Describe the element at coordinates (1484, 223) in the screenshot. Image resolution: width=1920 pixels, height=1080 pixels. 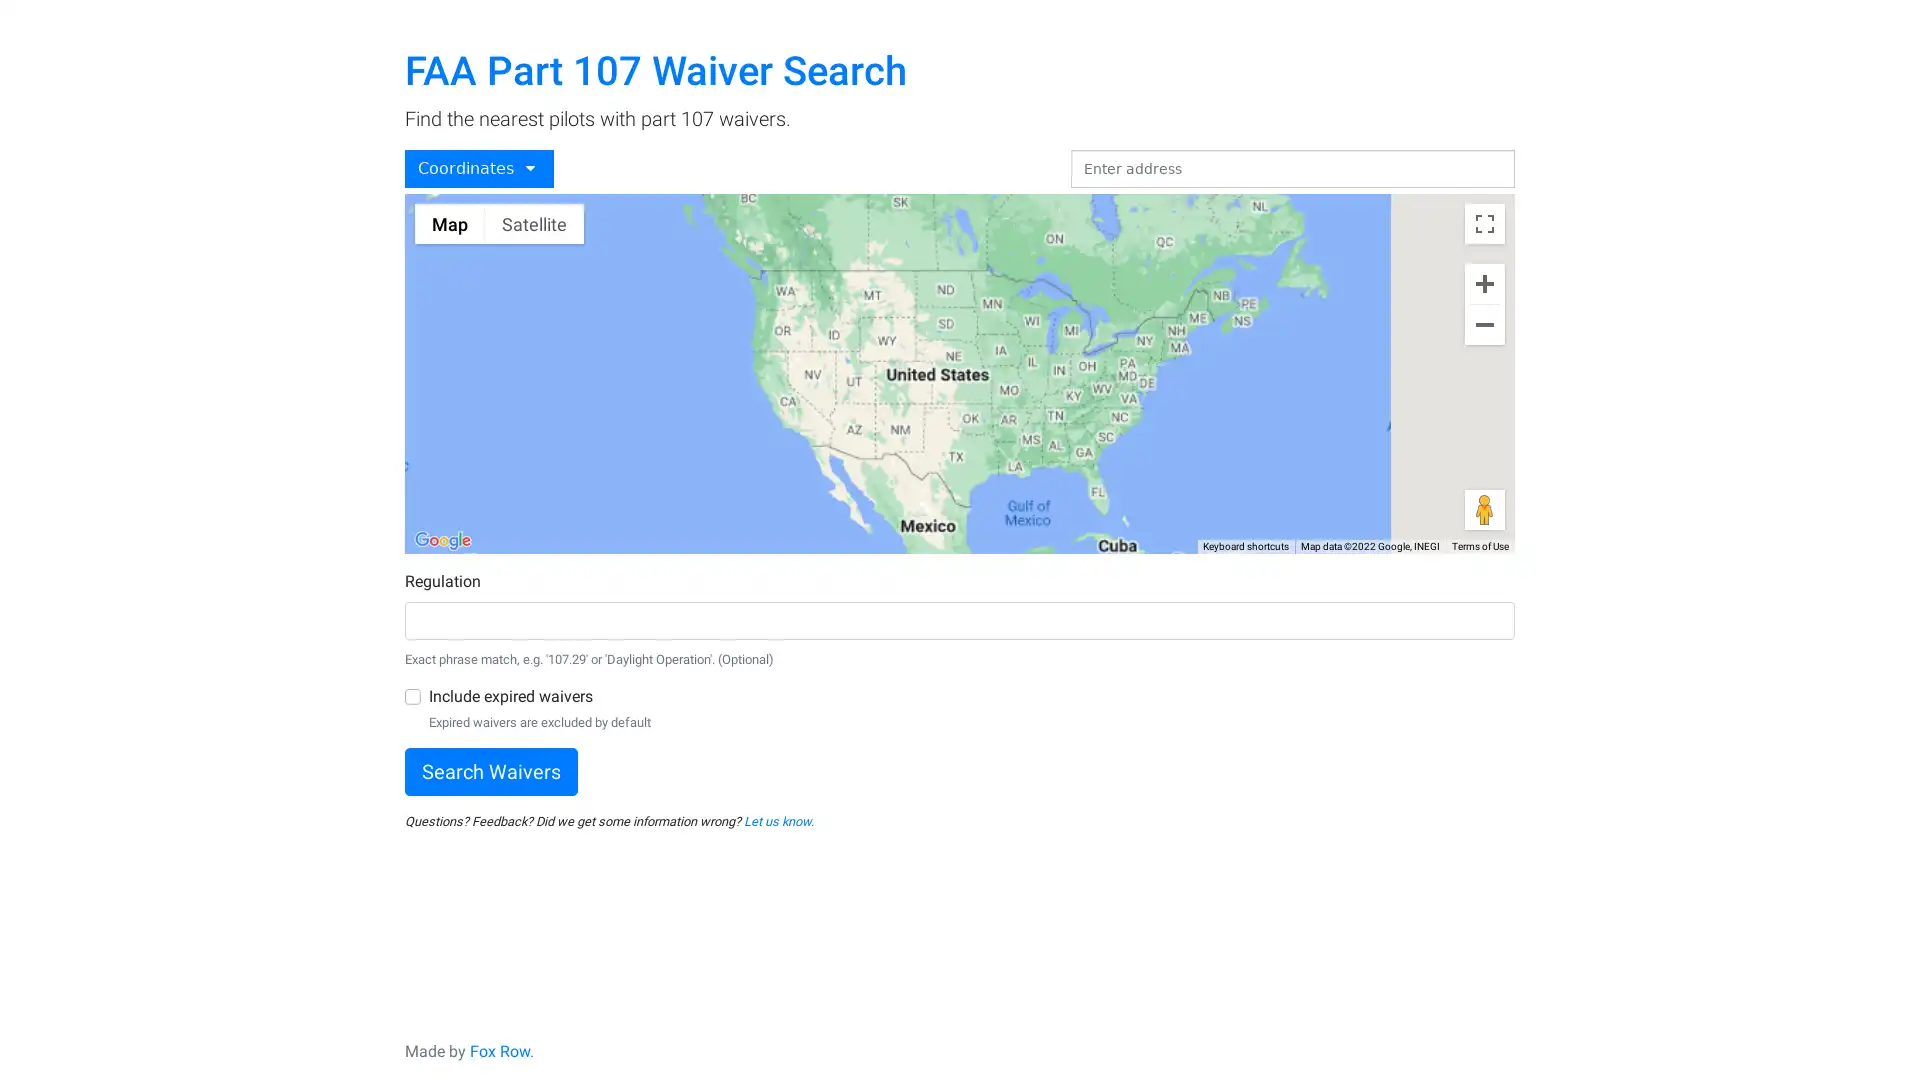
I see `Toggle fullscreen view` at that location.